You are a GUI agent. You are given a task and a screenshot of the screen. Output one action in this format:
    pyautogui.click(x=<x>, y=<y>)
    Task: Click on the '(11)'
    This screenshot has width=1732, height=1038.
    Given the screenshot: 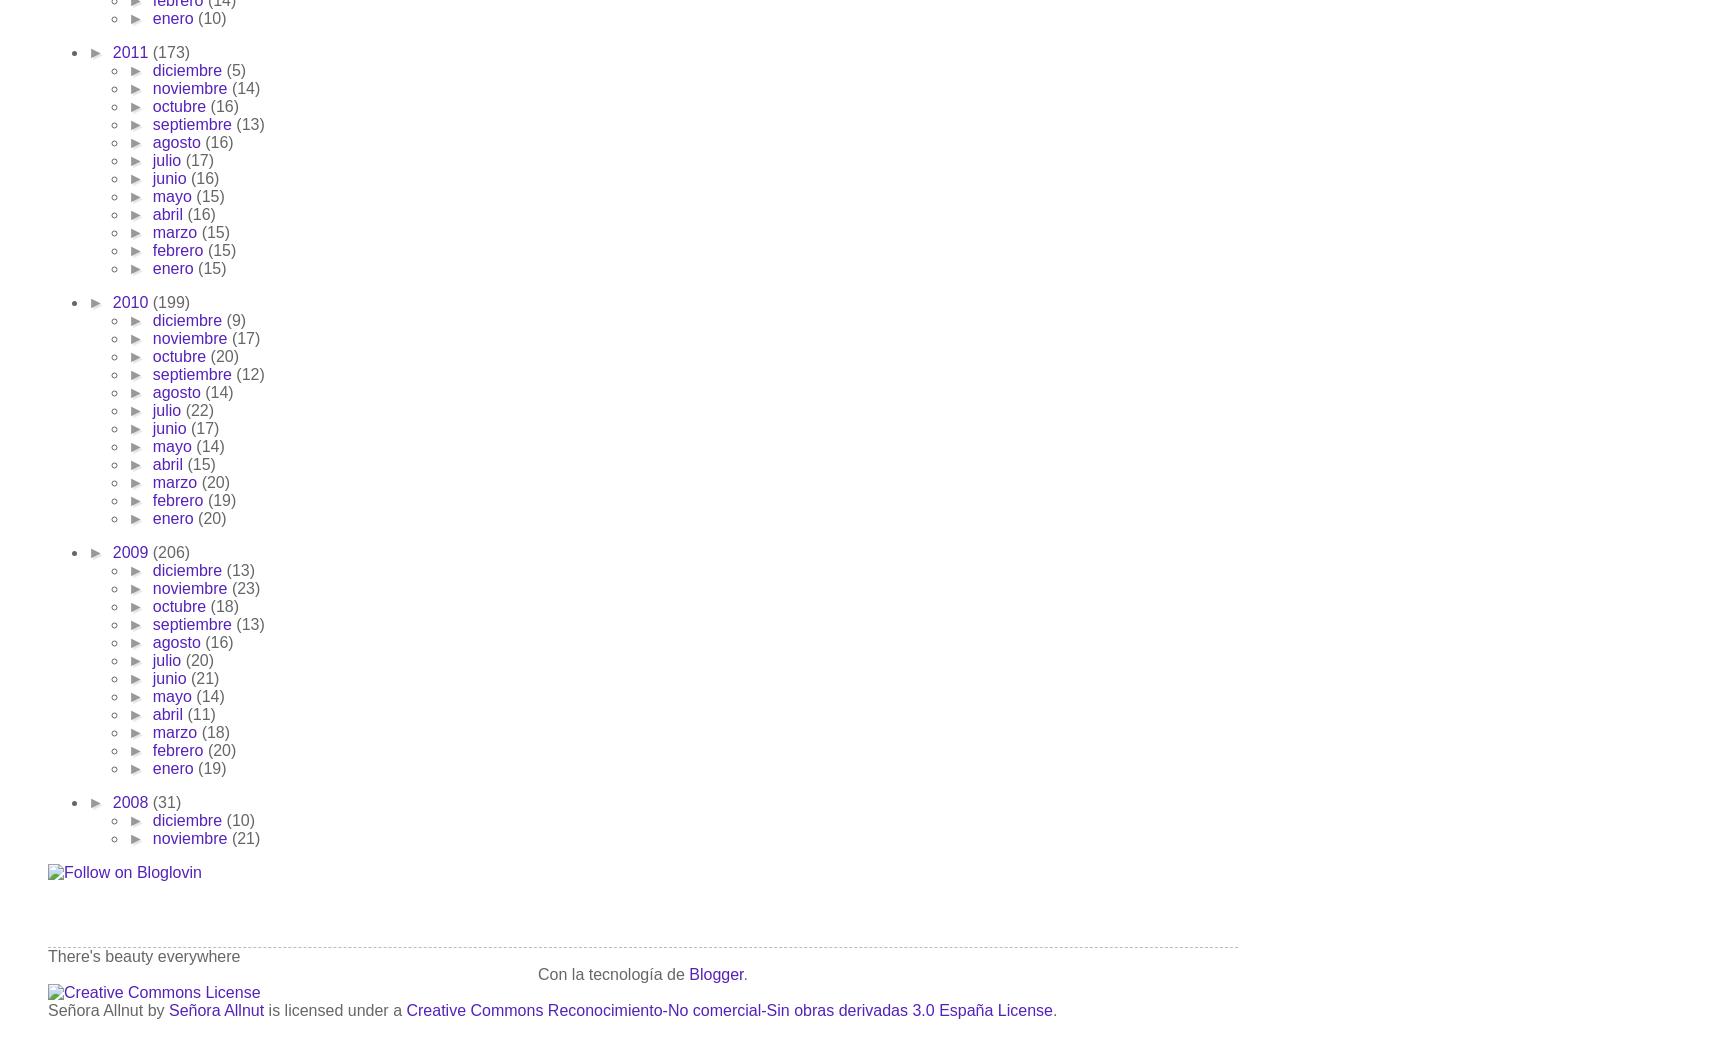 What is the action you would take?
    pyautogui.click(x=201, y=712)
    